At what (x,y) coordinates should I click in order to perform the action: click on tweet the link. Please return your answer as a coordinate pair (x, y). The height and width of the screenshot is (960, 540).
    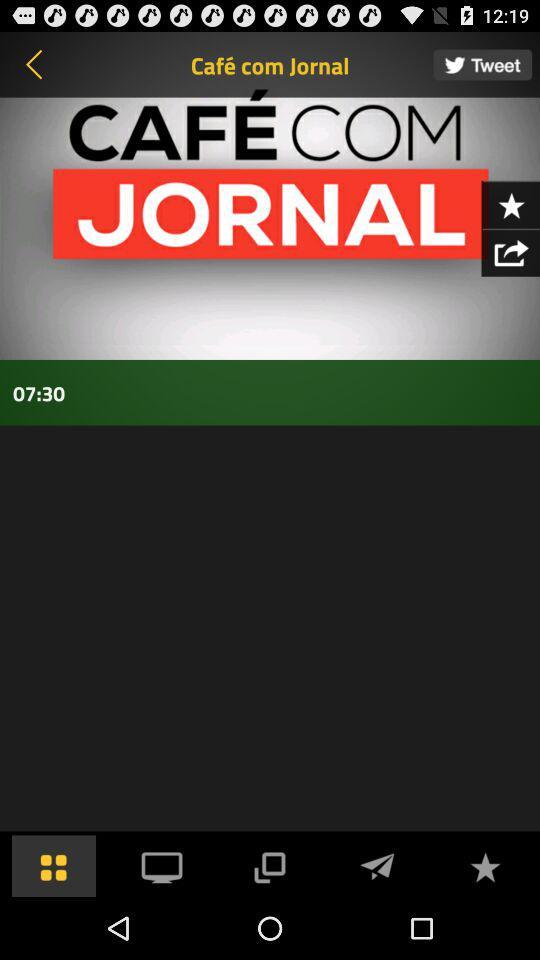
    Looking at the image, I should click on (481, 64).